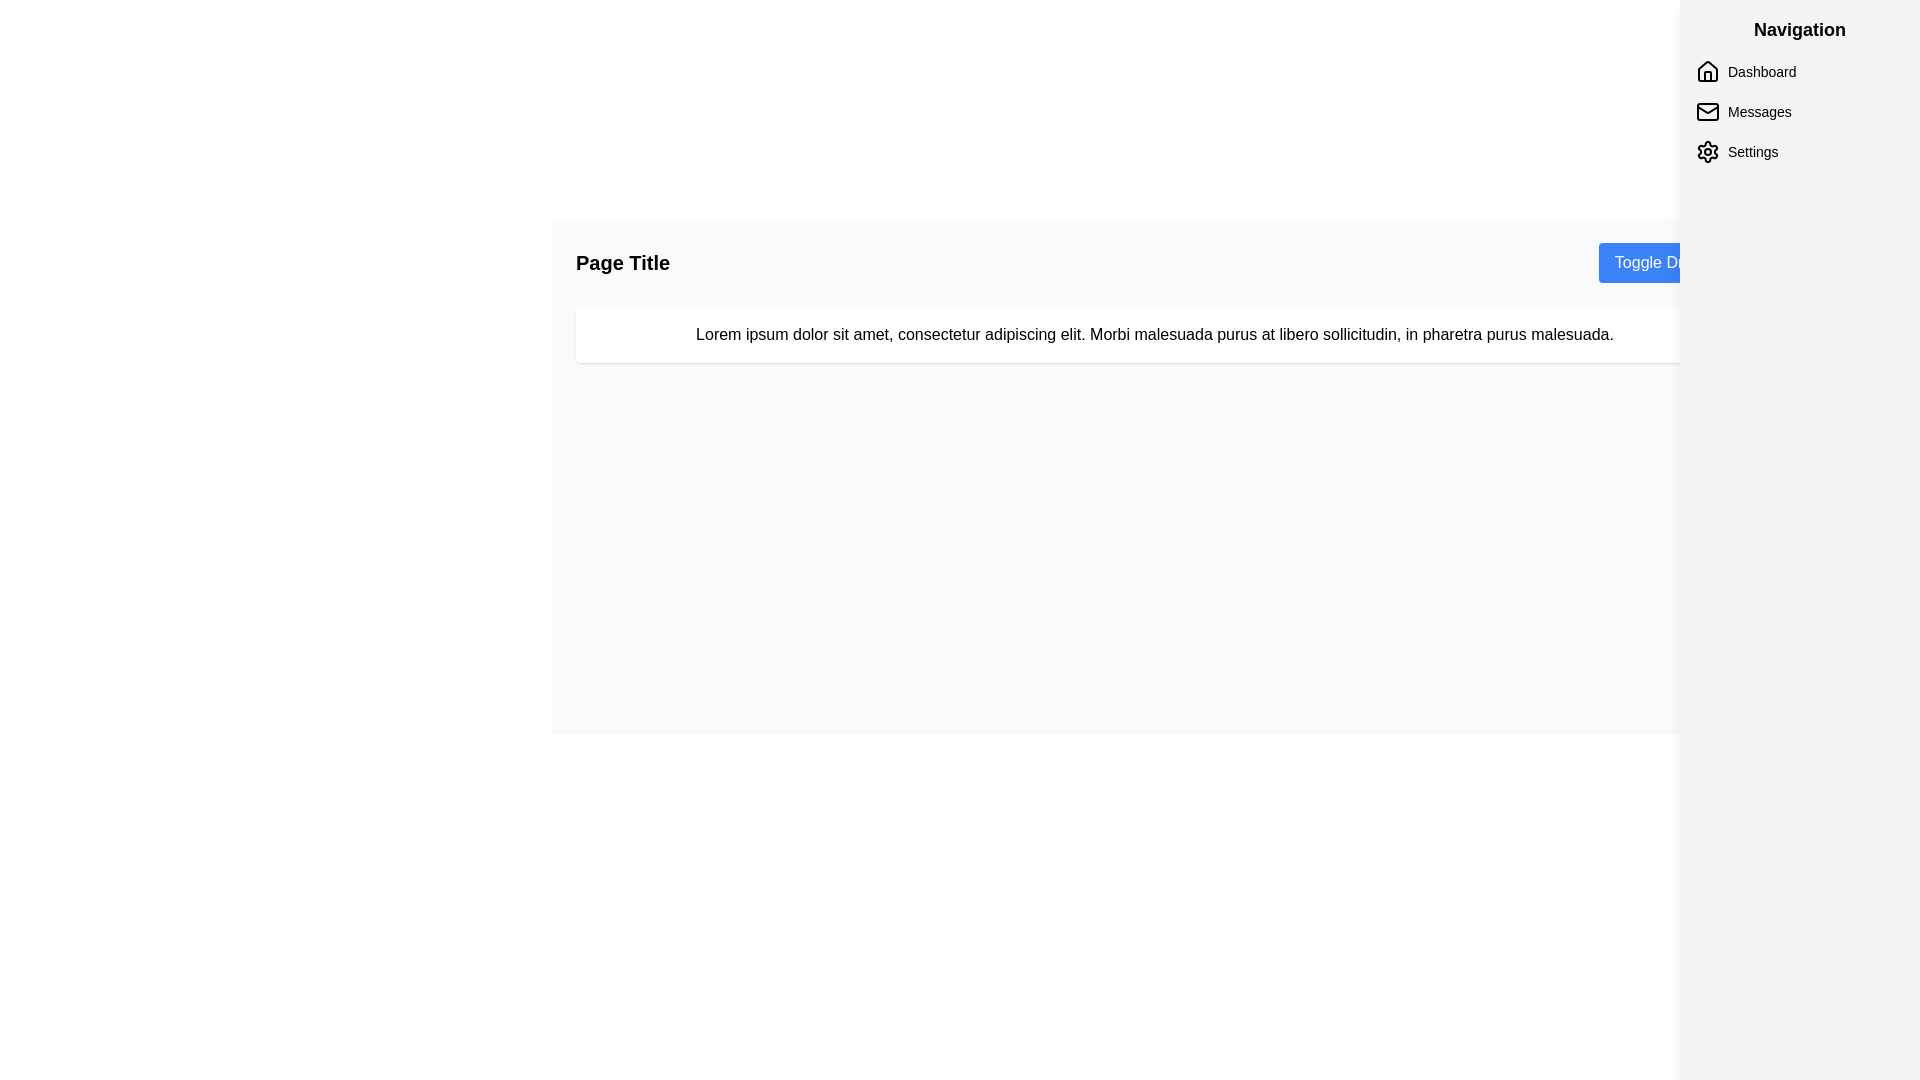 The image size is (1920, 1080). I want to click on the 'Settings' navigation menu item located on the right-hand side, below 'Messages' and above subsequent items, so click(1800, 150).